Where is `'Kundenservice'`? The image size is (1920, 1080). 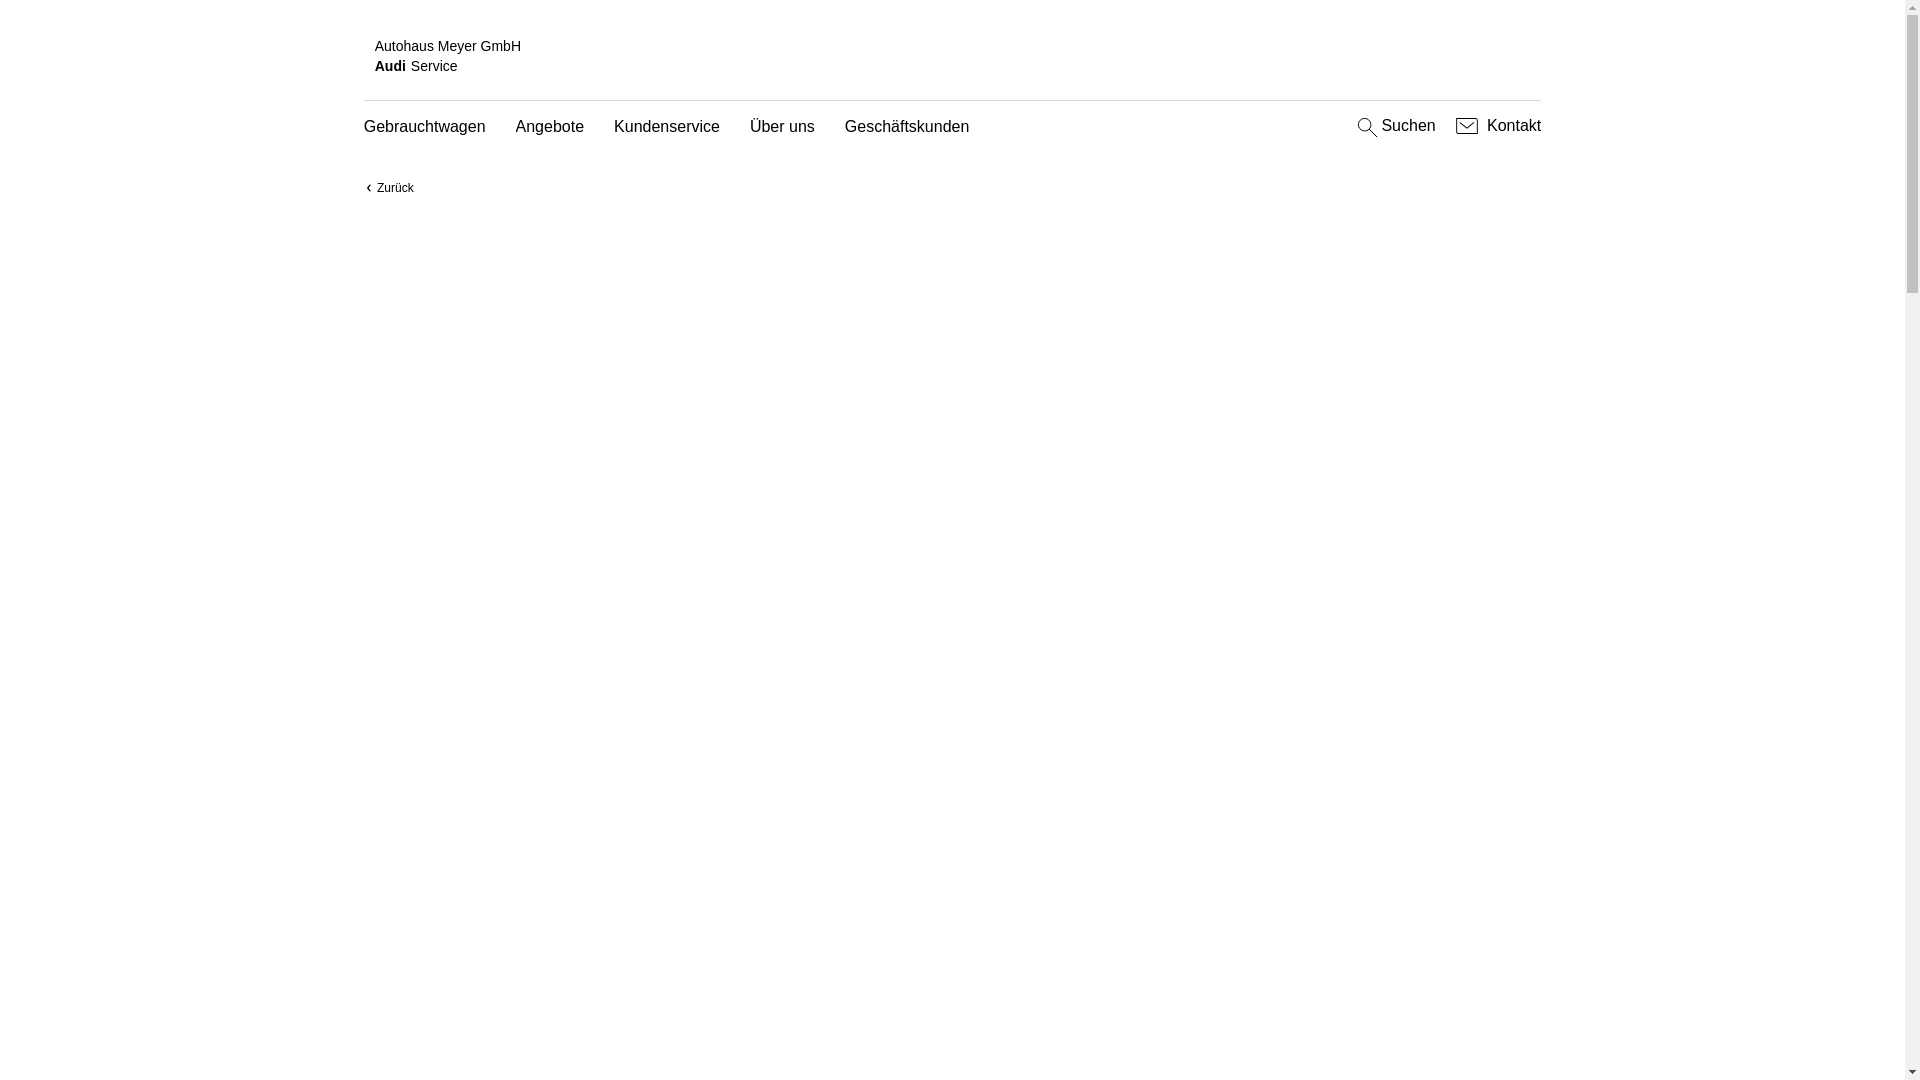
'Kundenservice' is located at coordinates (667, 127).